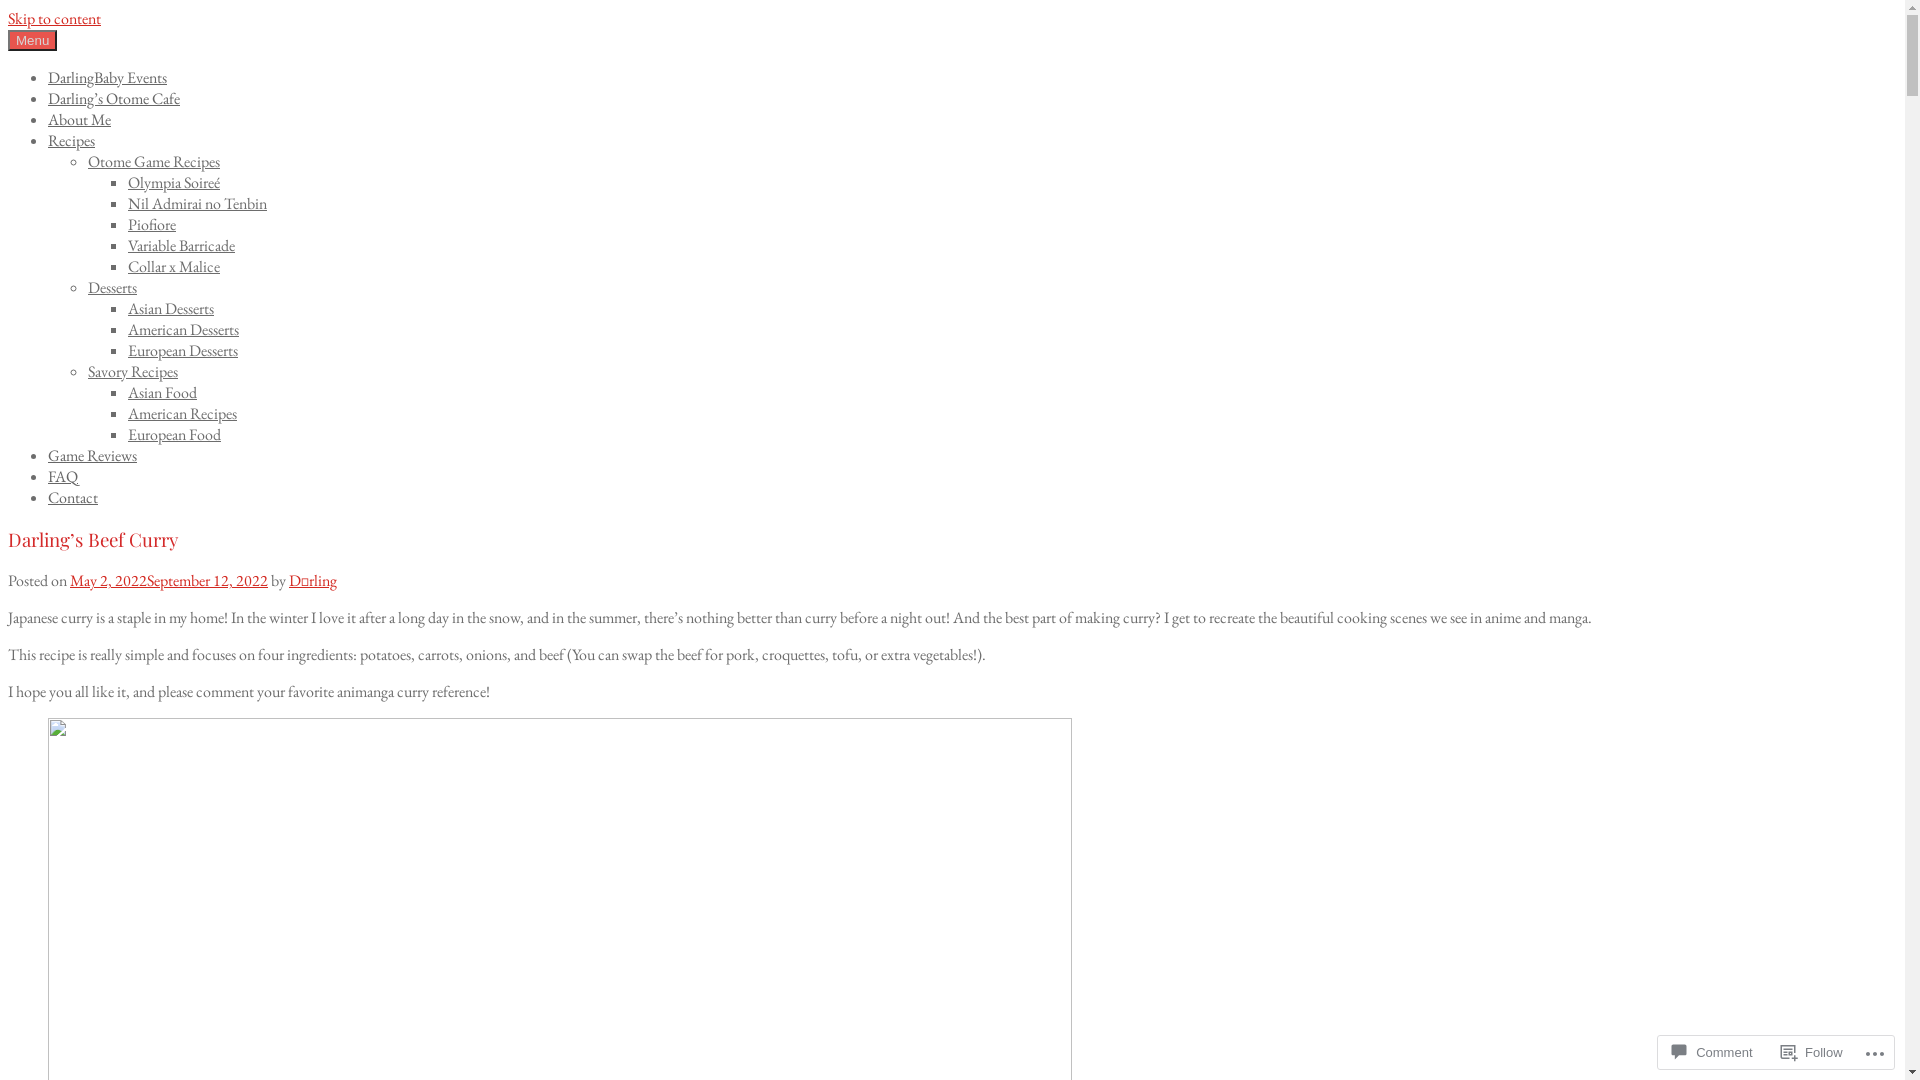  Describe the element at coordinates (48, 119) in the screenshot. I see `'About Me'` at that location.